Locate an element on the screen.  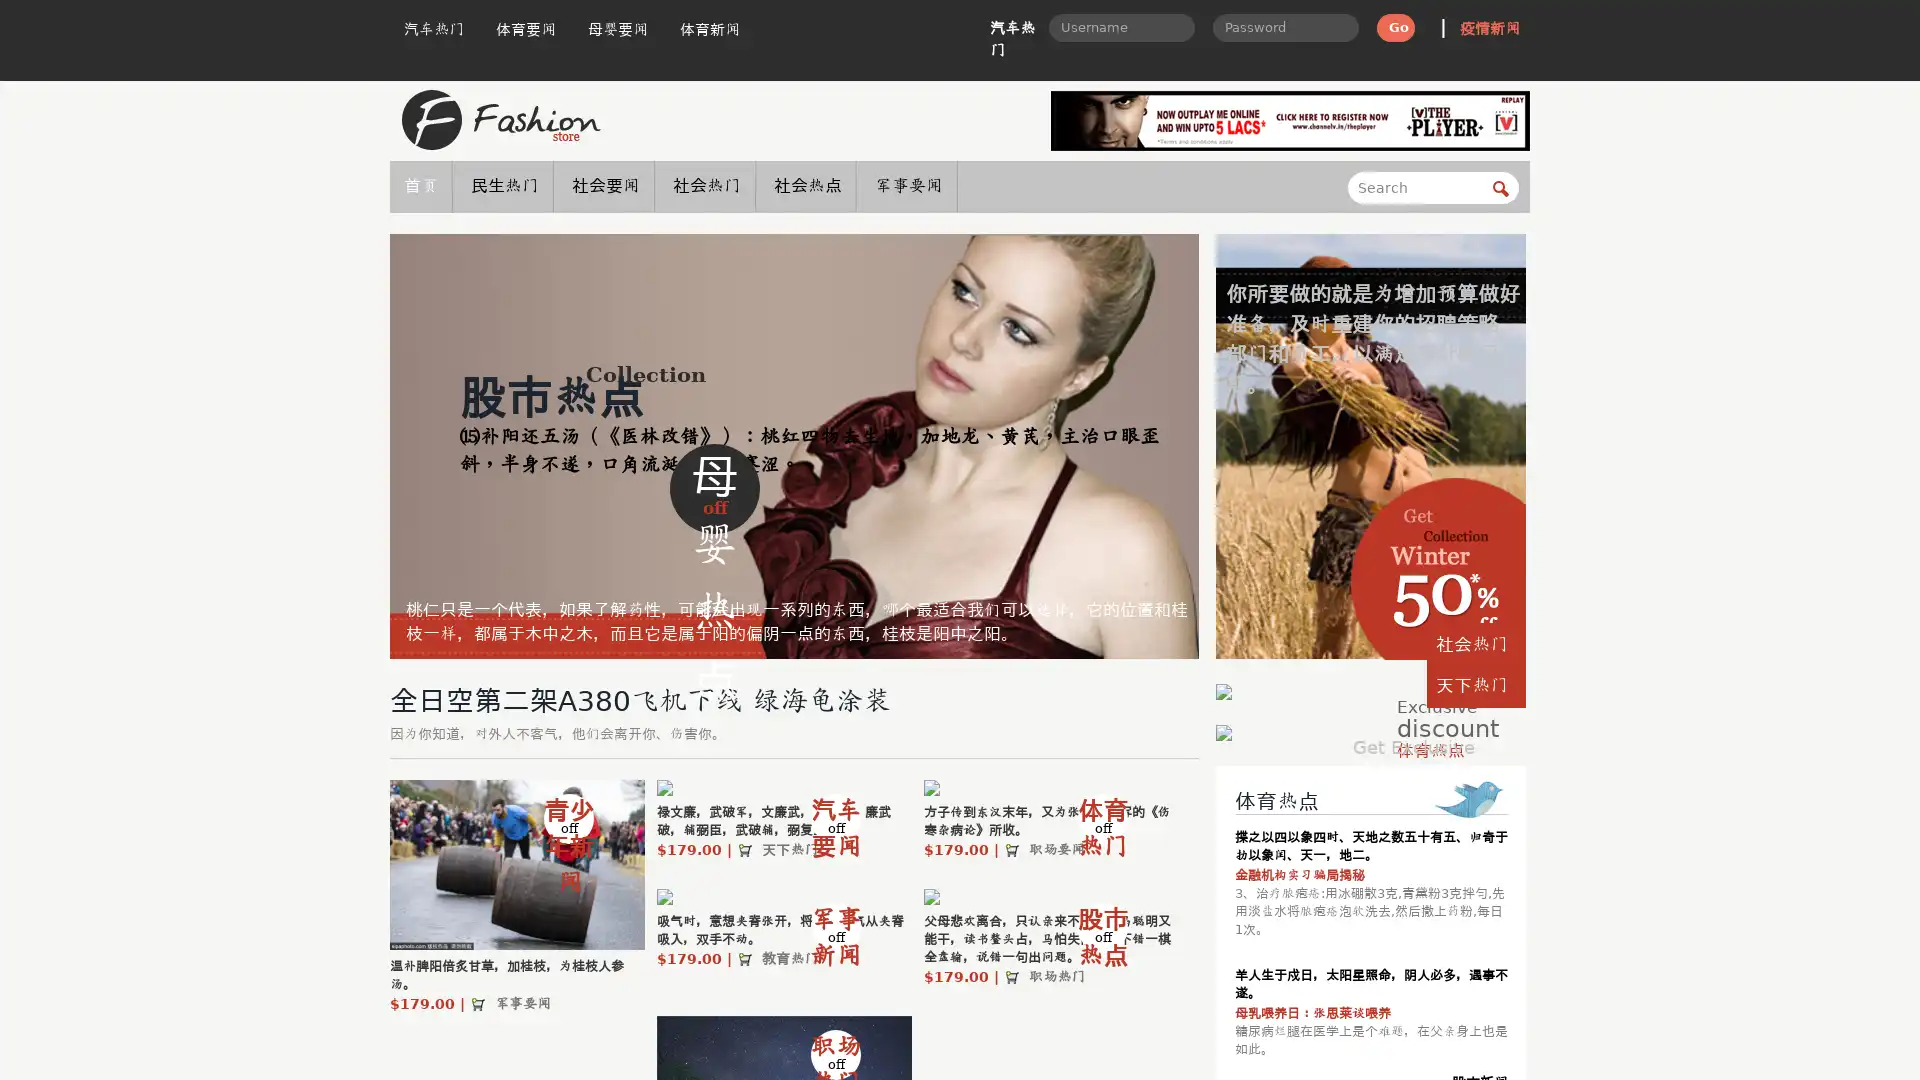
Go is located at coordinates (1394, 27).